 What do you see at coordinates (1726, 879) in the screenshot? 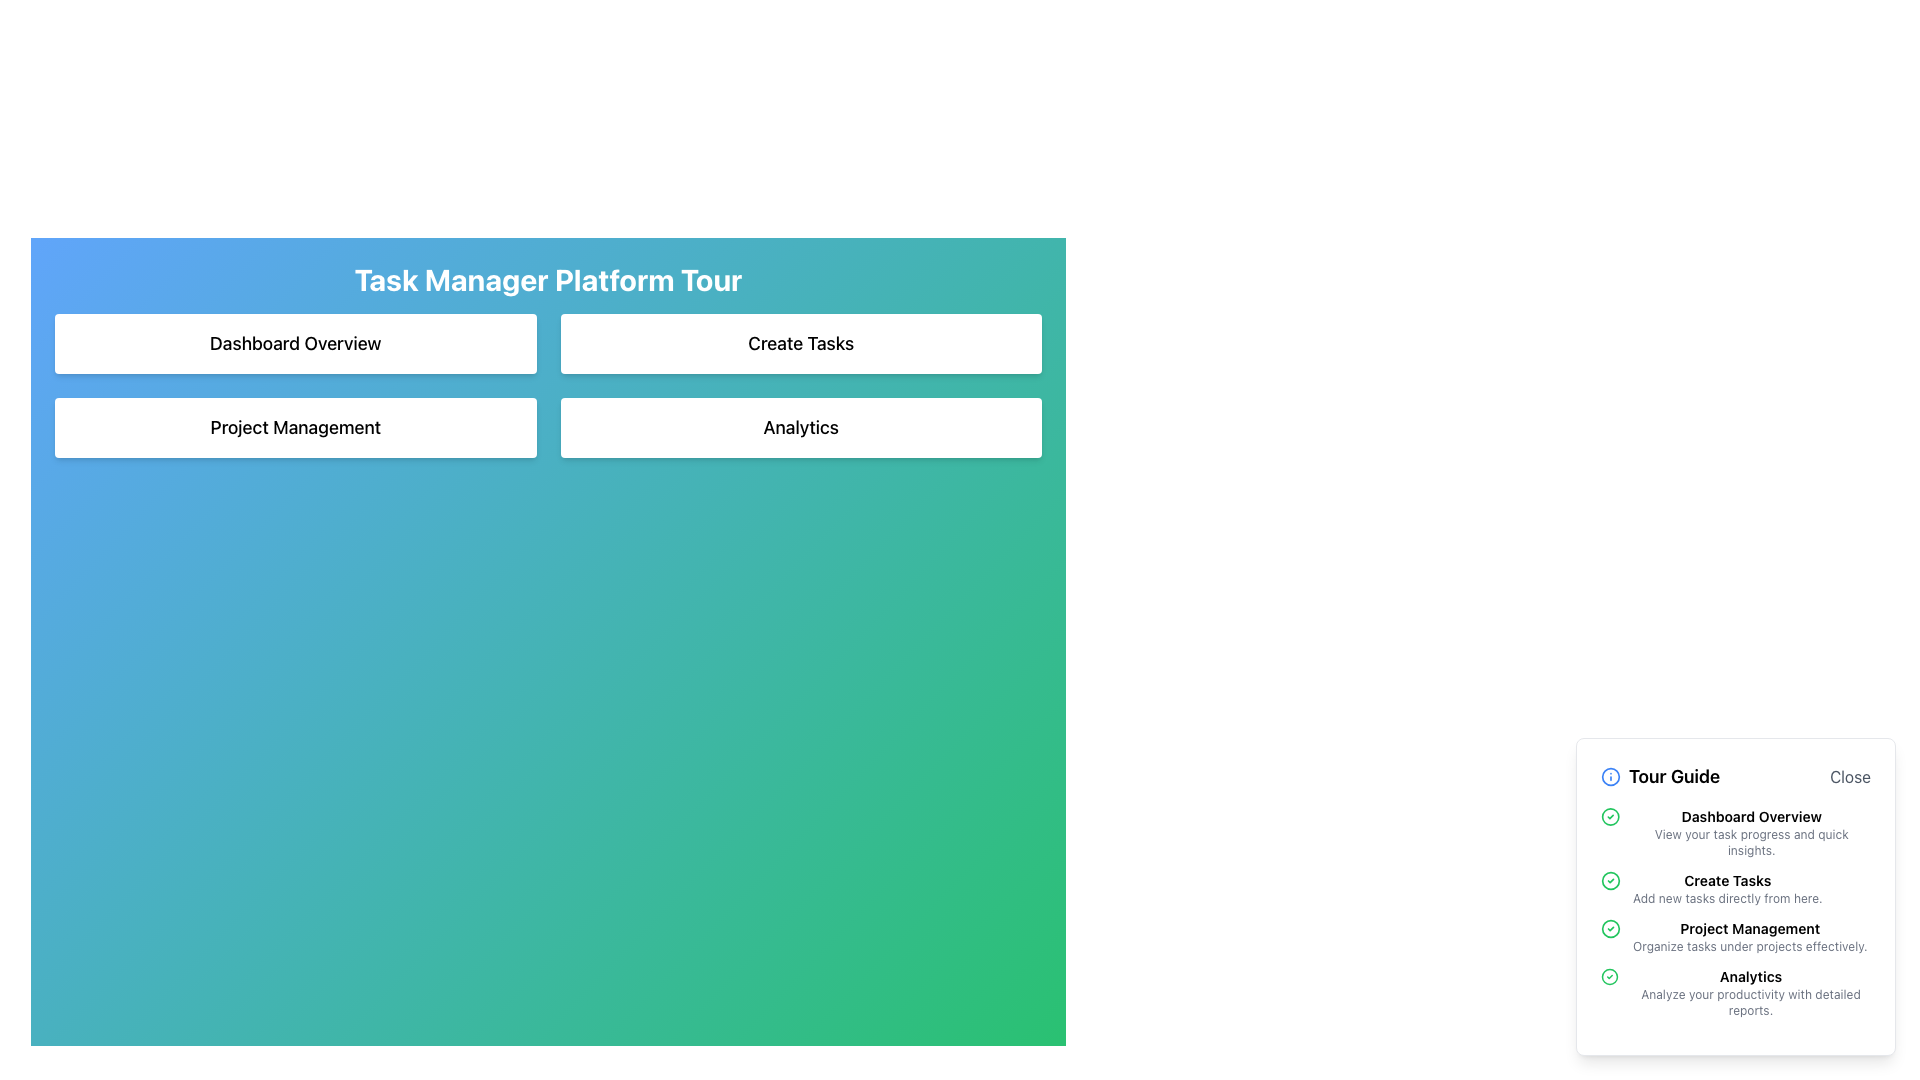
I see `the 'Create Tasks' text label, which is styled in bold font and appears in the 'Tour Guide' section of the interface` at bounding box center [1726, 879].